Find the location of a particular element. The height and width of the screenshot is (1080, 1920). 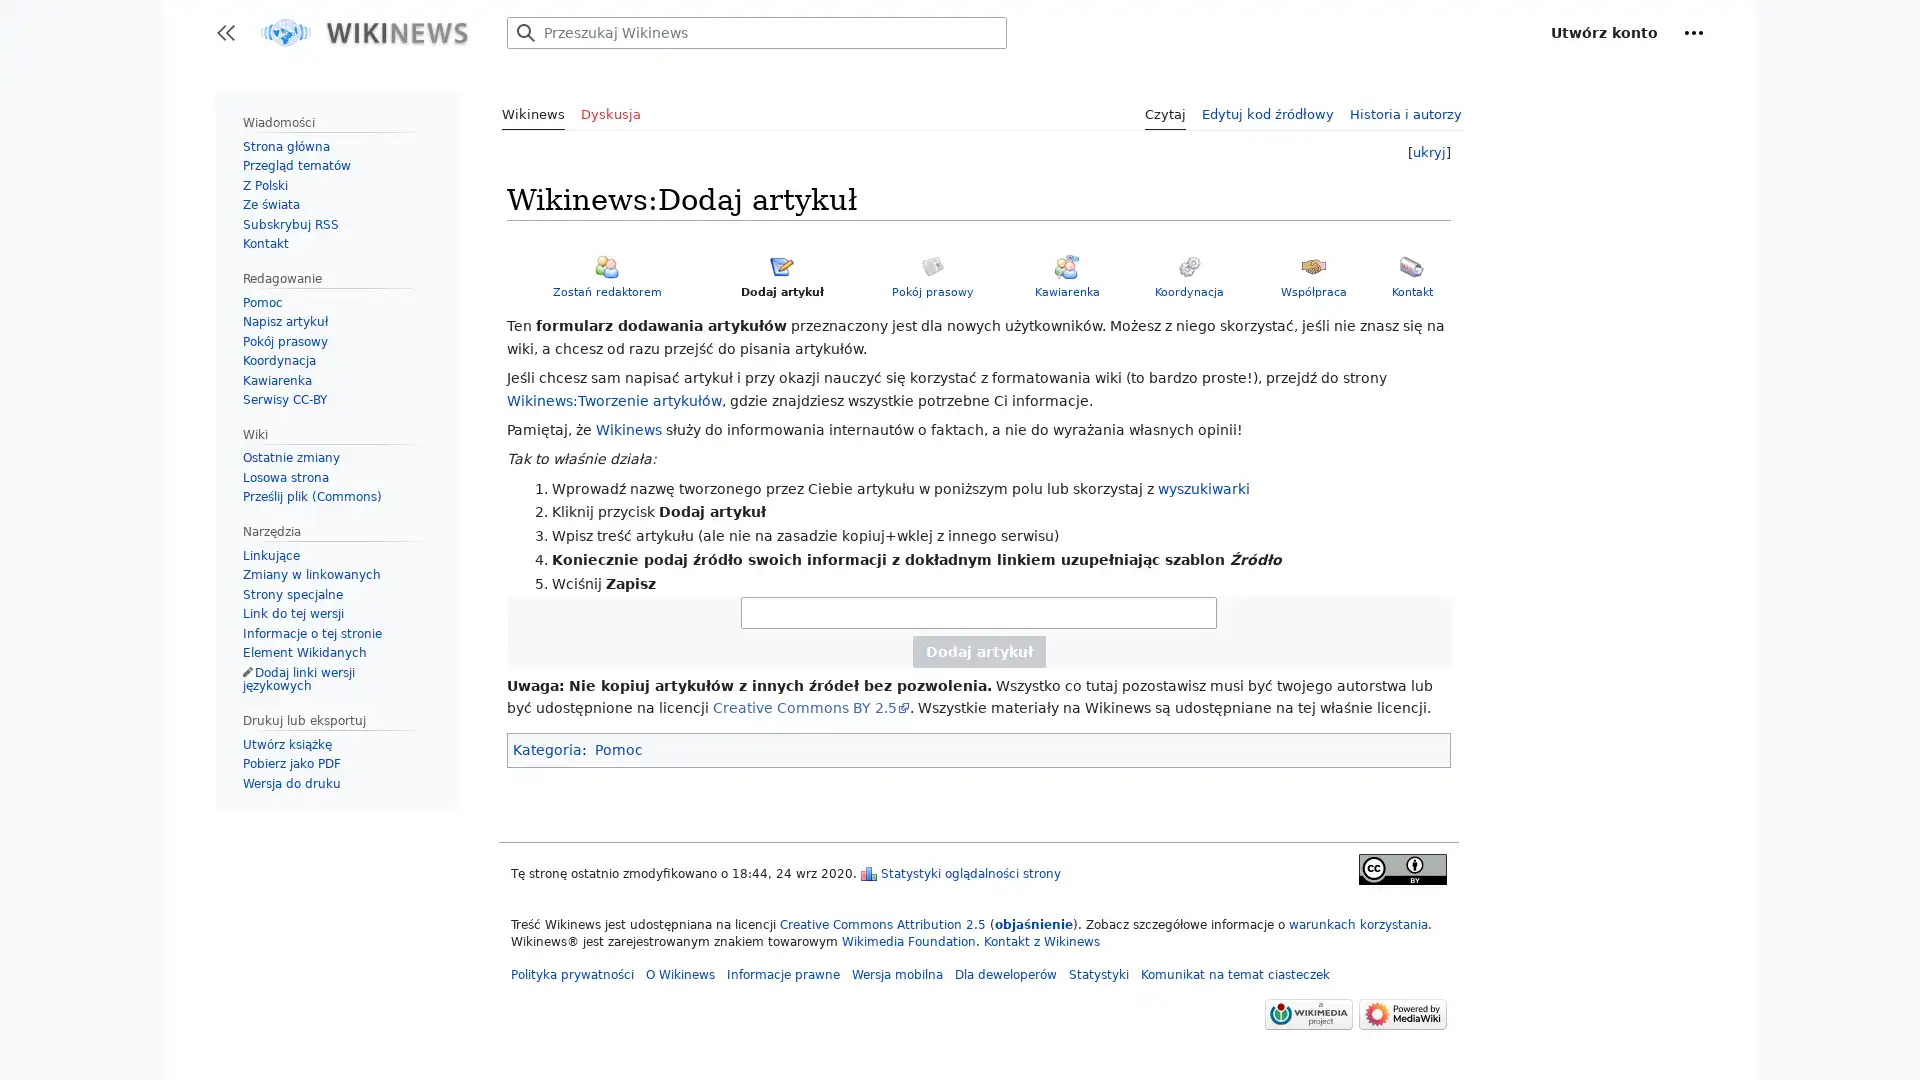

ukryj is located at coordinates (1428, 151).